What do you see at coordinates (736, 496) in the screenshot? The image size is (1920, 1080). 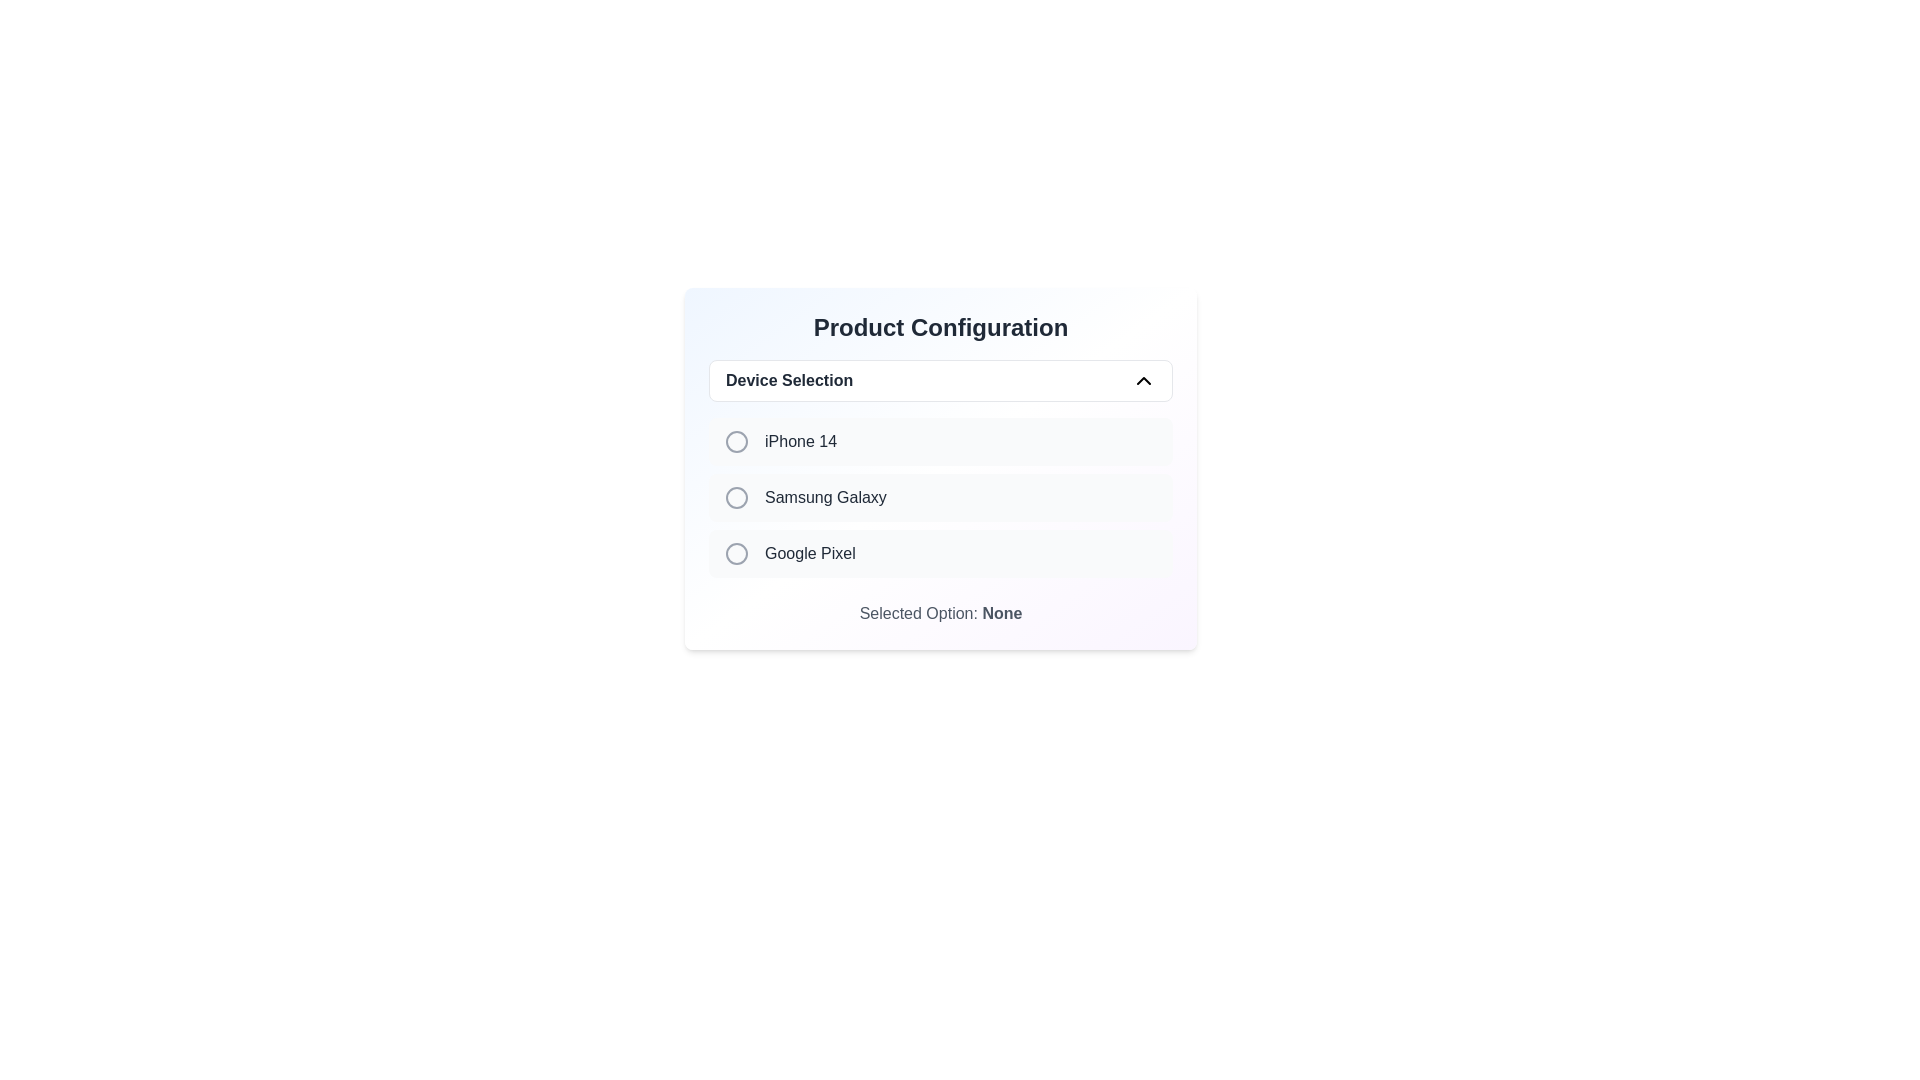 I see `the radio button associated with the 'Samsung Galaxy' option` at bounding box center [736, 496].